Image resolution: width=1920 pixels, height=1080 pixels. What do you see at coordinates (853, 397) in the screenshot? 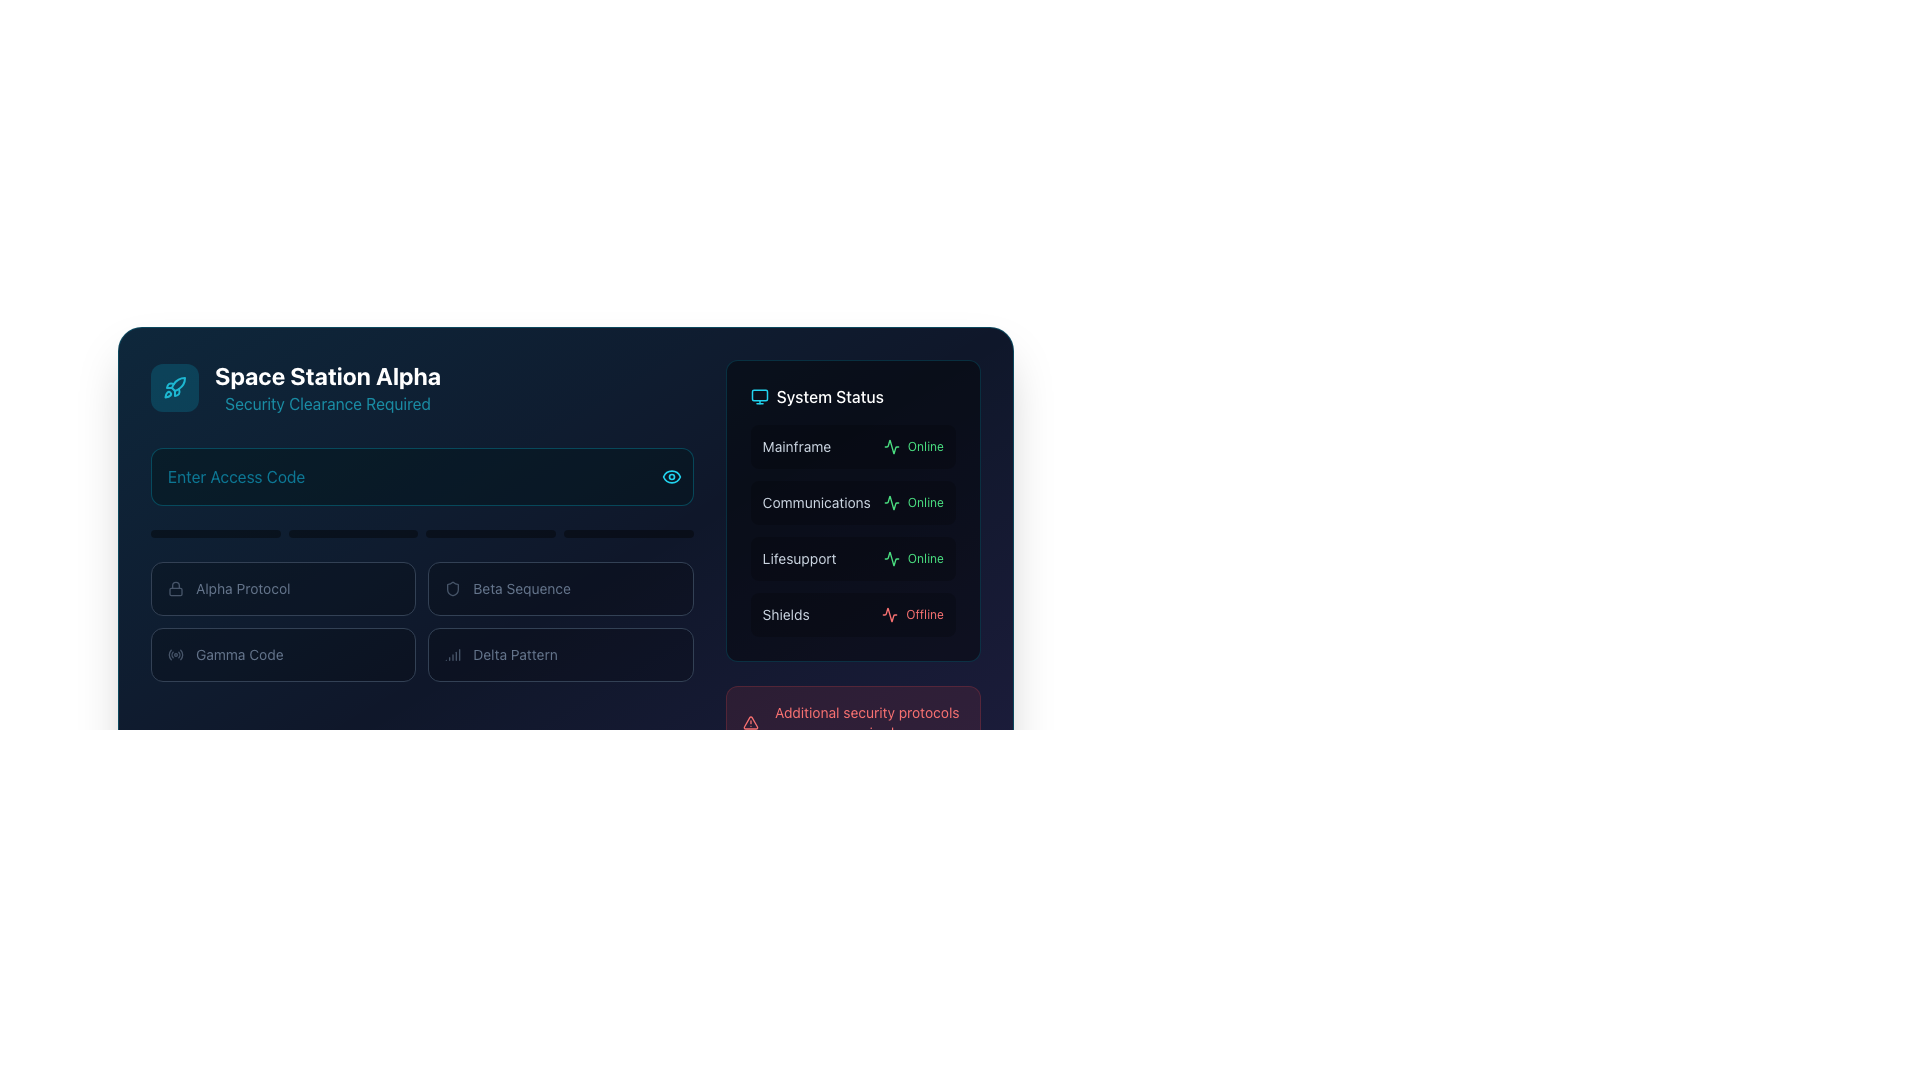
I see `the 'System Status' text label, which is styled in white bold text and has a cyan-colored computer monitor icon, located in the top-right corner of the interface` at bounding box center [853, 397].